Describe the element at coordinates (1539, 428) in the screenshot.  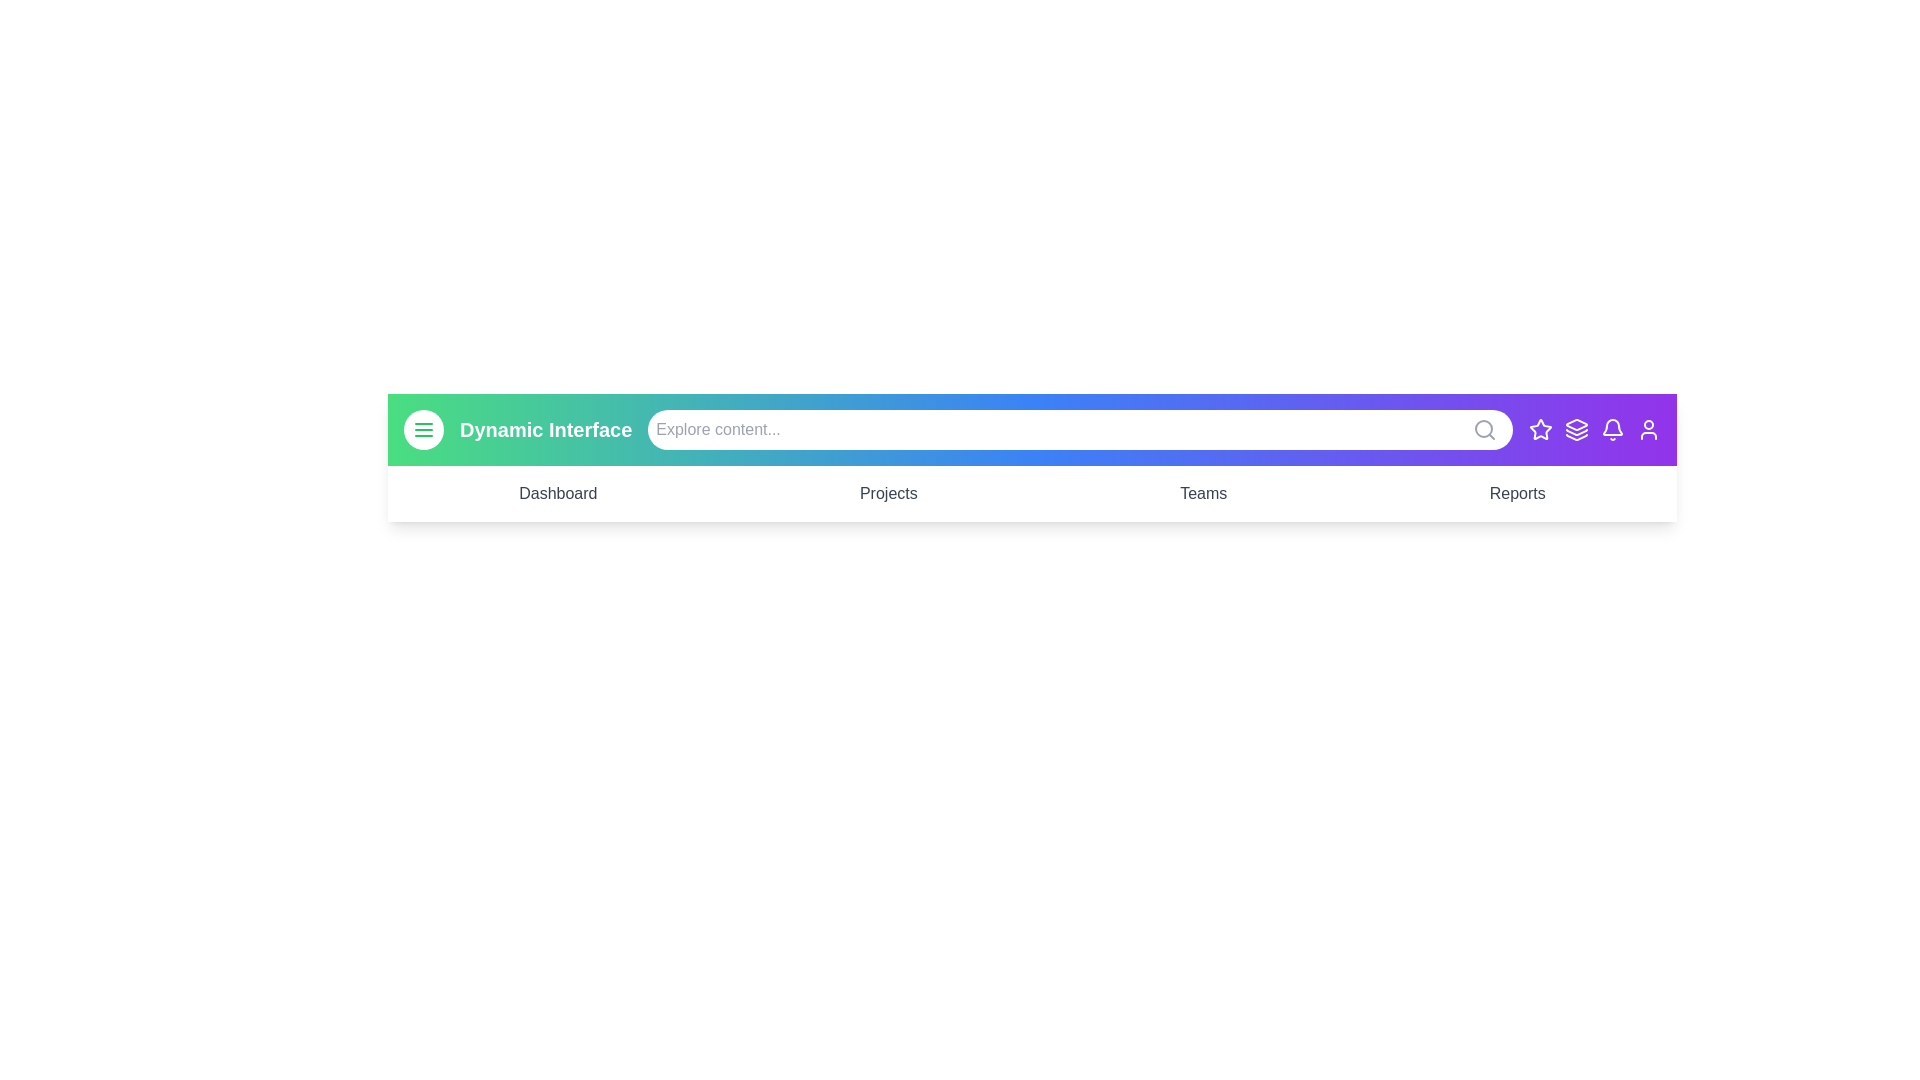
I see `the Star icon to perform its associated action` at that location.